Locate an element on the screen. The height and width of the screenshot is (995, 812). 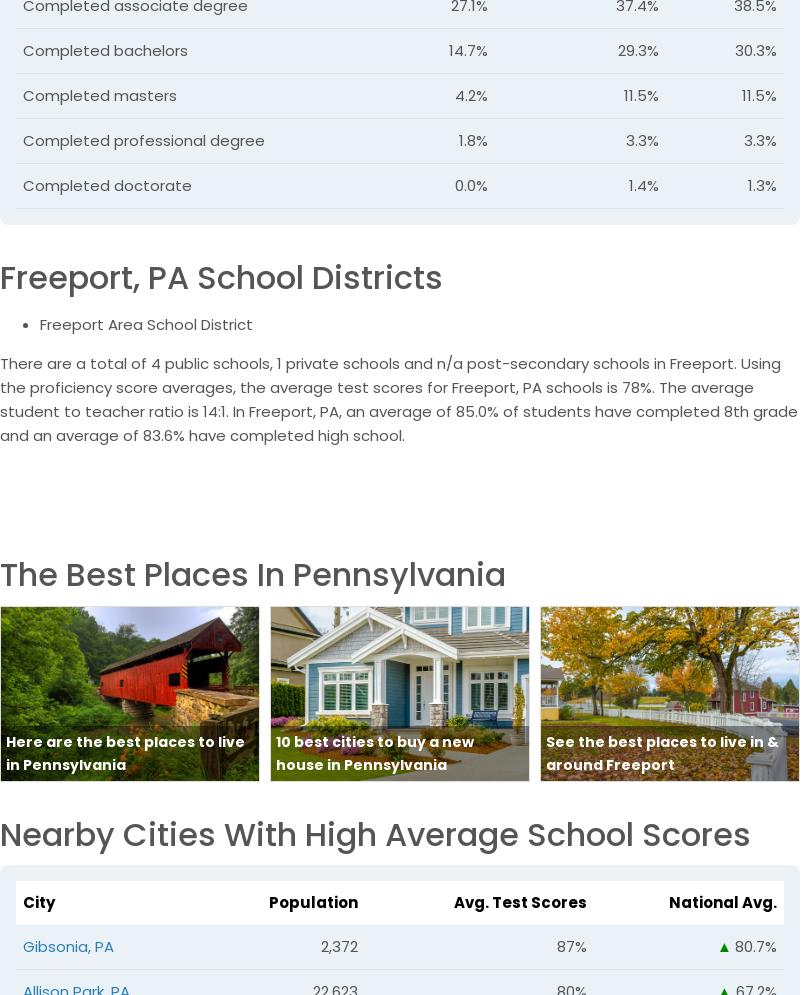
'City' is located at coordinates (22, 901).